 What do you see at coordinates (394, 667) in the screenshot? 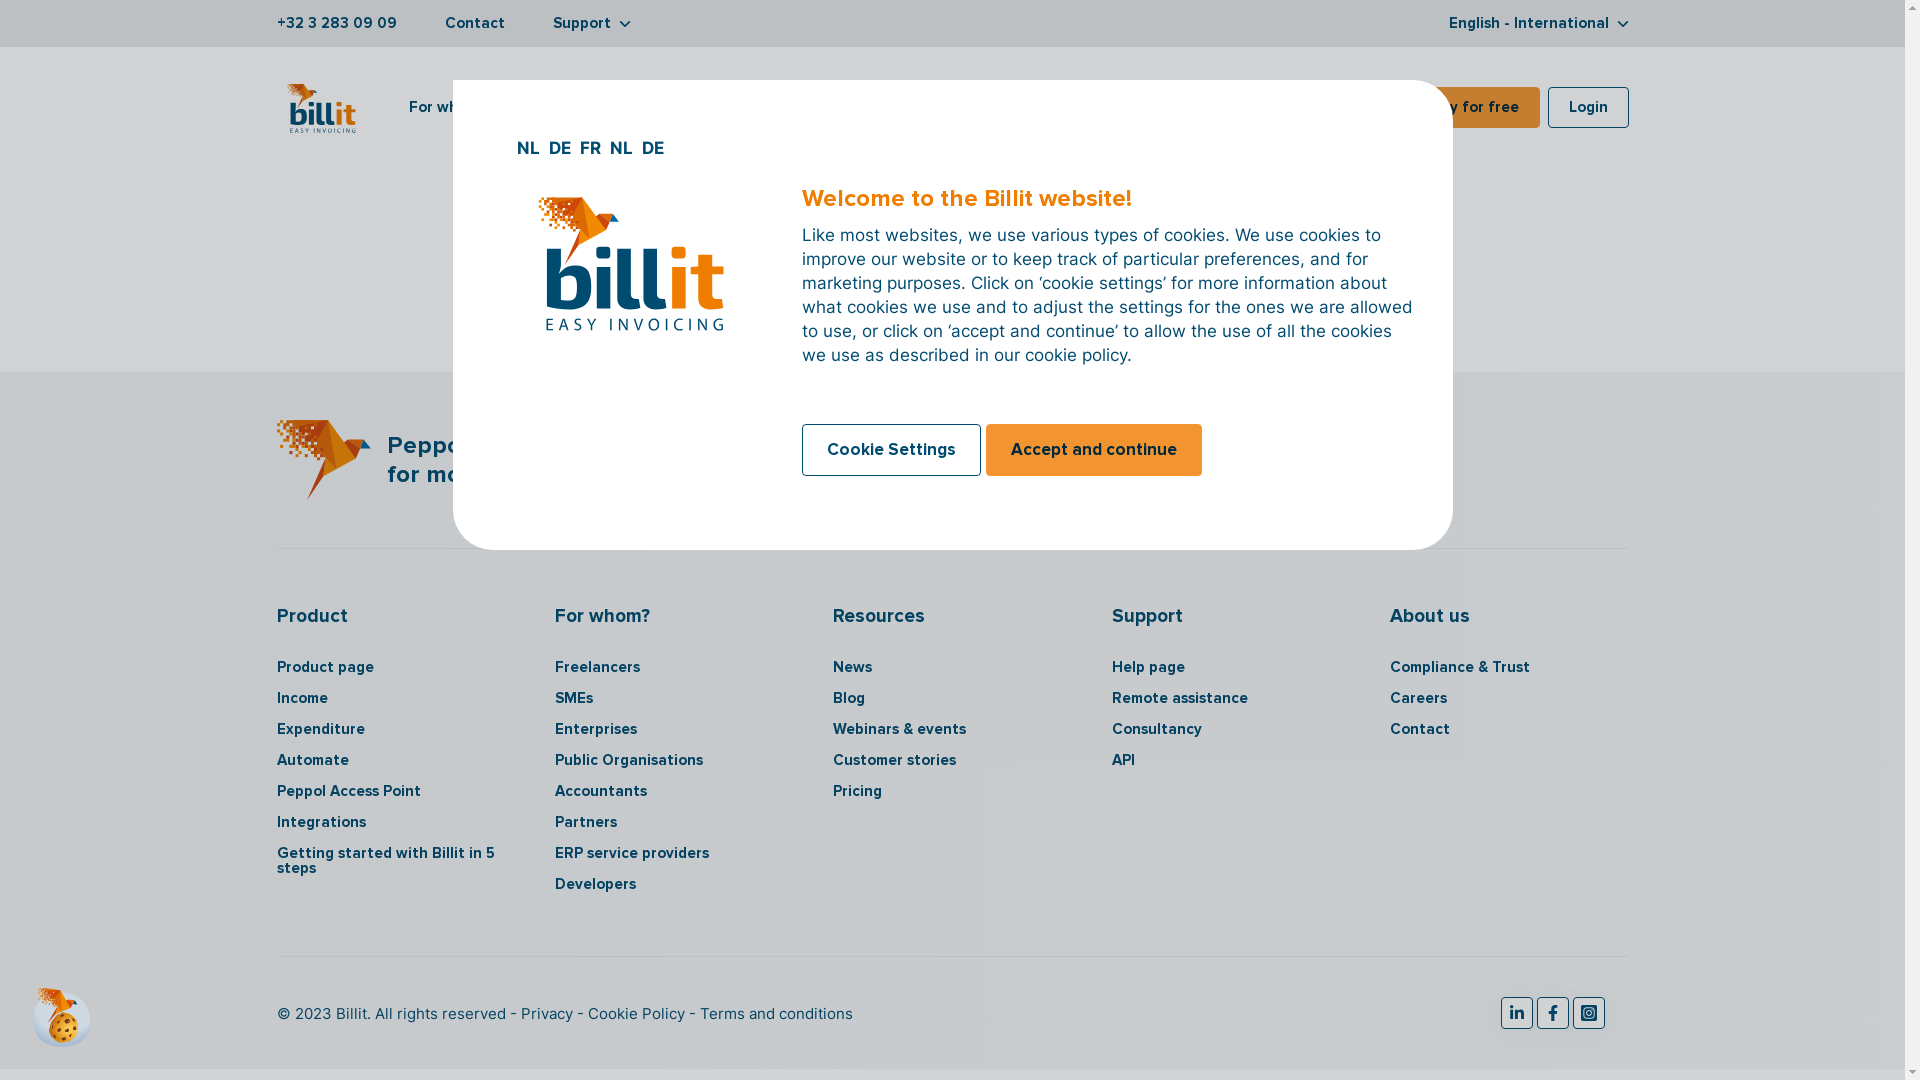
I see `'Product page'` at bounding box center [394, 667].